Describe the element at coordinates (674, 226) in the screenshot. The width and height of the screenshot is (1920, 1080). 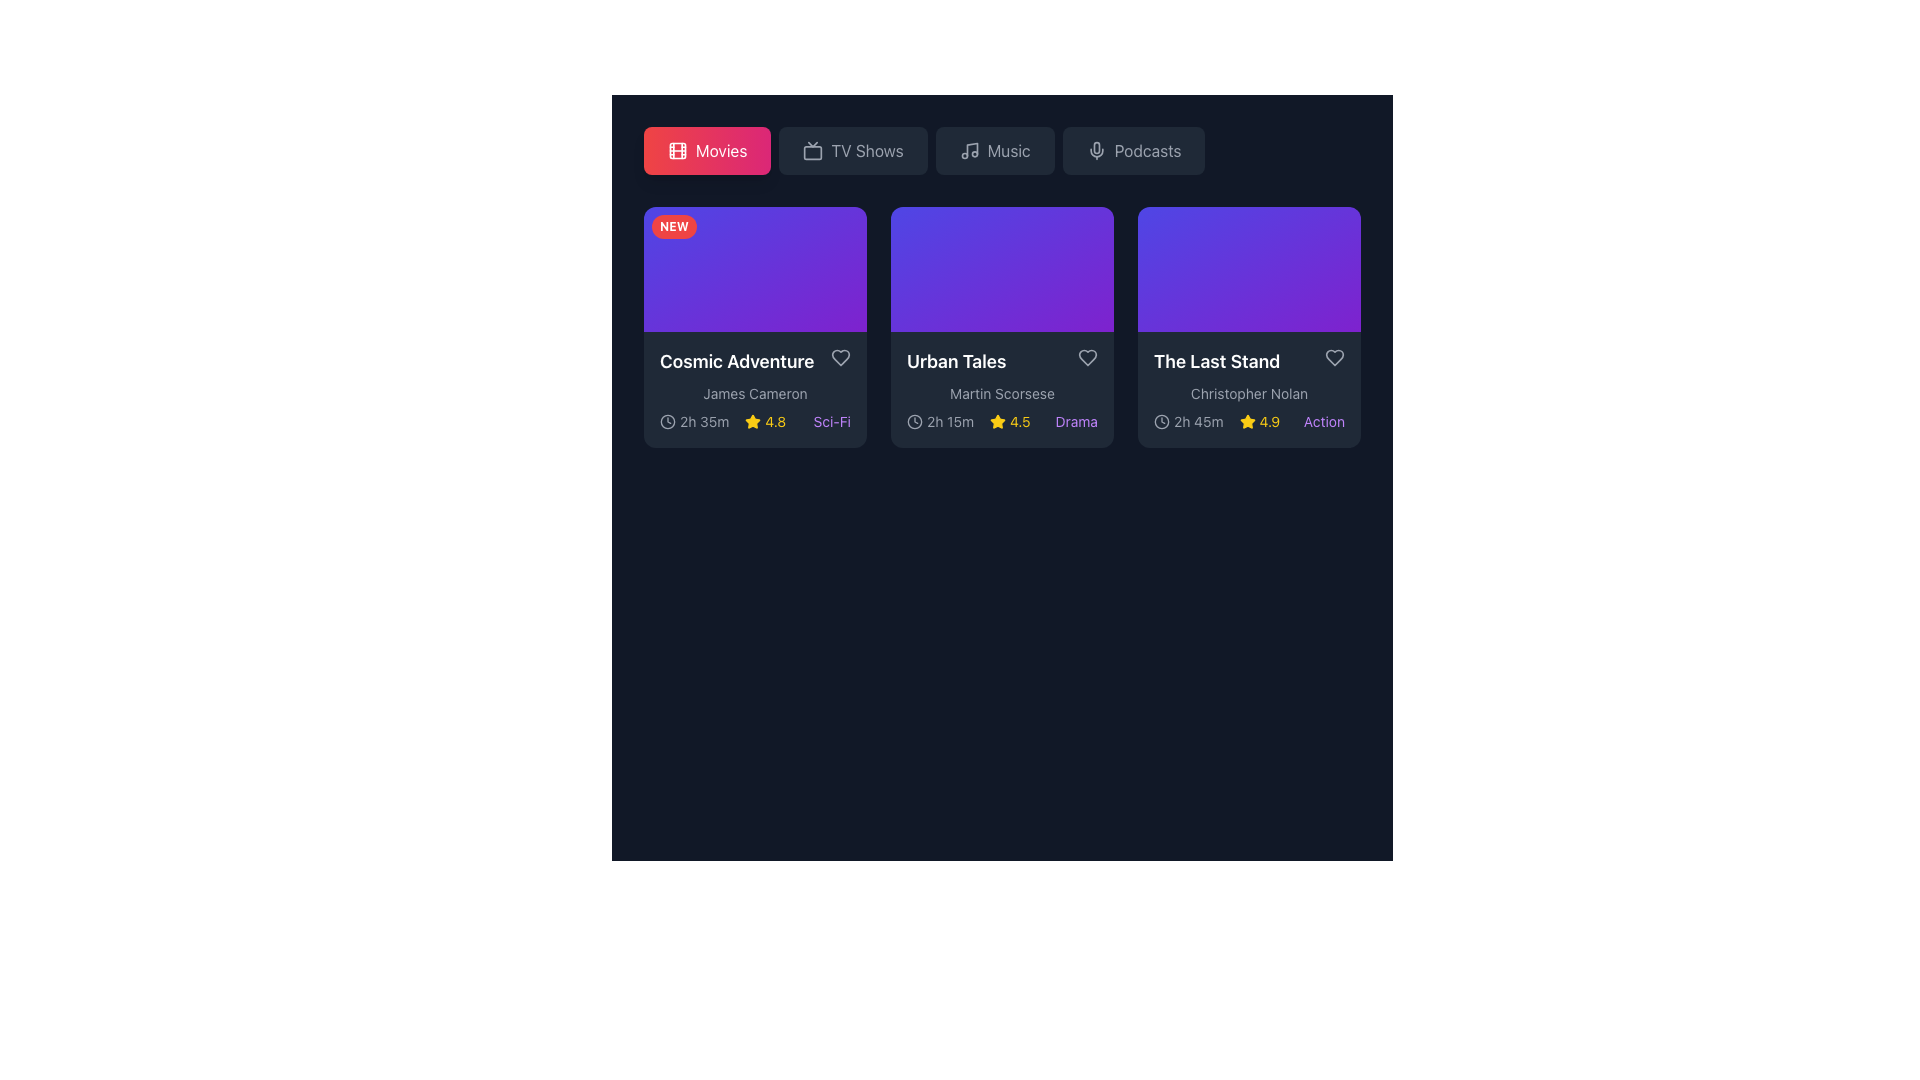
I see `the 'NEW' label with a bold red background and white uppercase text, located at the top-left corner of the 'Cosmic Adventure' content card` at that location.